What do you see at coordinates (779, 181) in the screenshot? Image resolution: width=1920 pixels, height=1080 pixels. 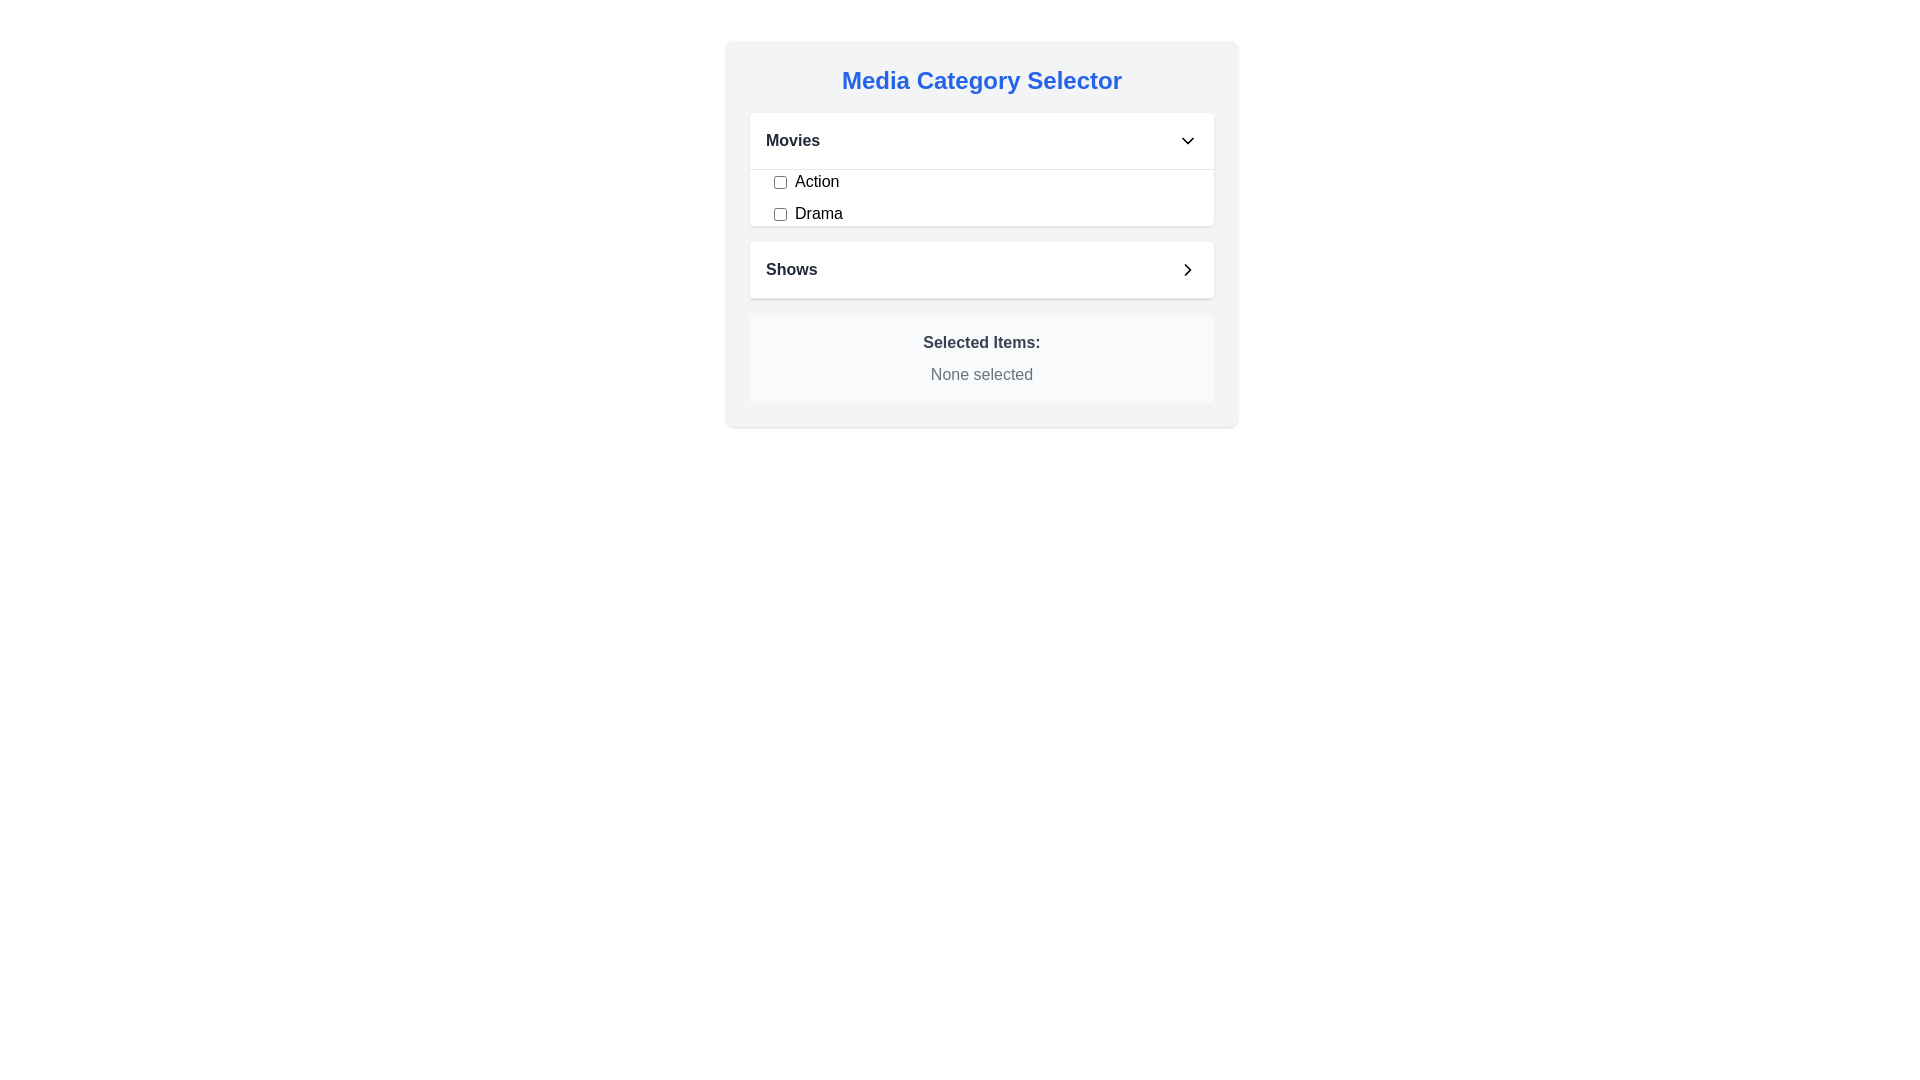 I see `the small, rounded checkbox styled with a blue theme located to the left of the text label 'Action' in the 'Movies' category` at bounding box center [779, 181].